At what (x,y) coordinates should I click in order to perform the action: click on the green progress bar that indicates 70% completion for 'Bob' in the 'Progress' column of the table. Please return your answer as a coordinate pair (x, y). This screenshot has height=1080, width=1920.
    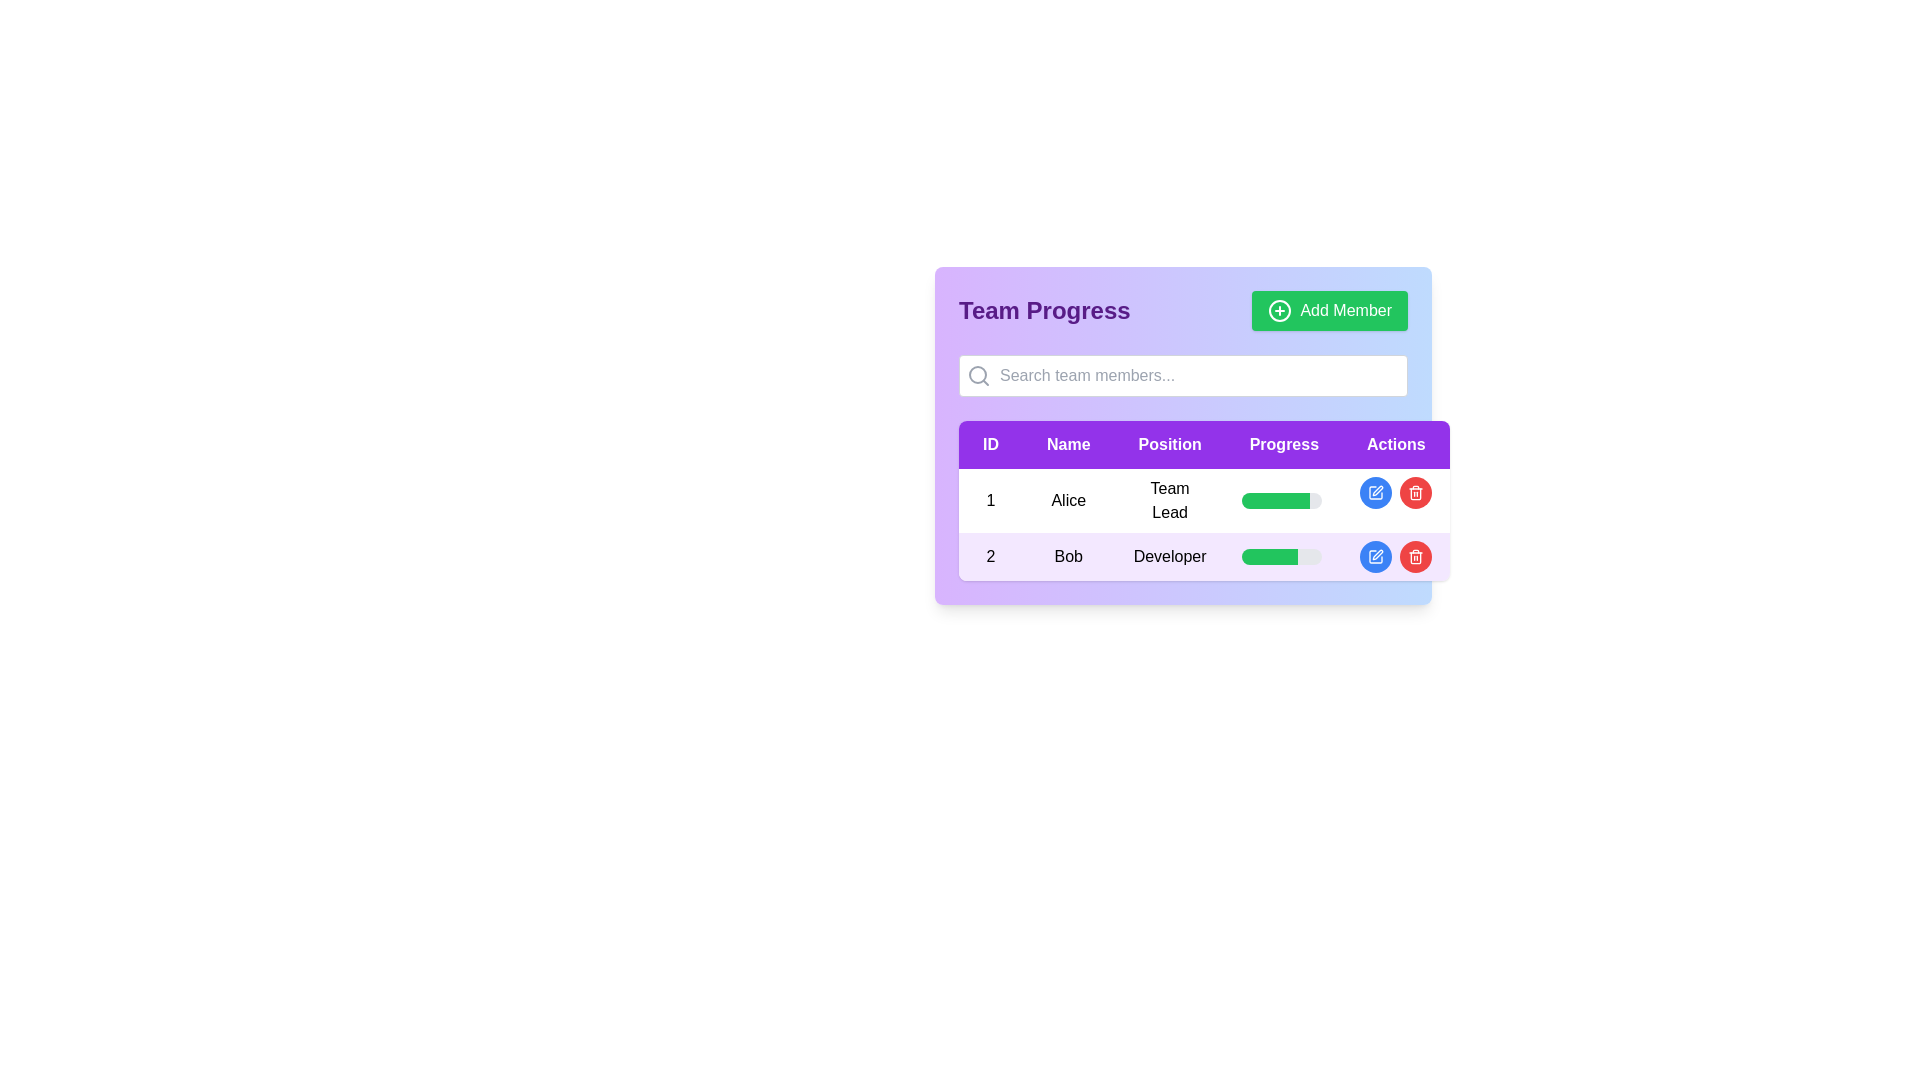
    Looking at the image, I should click on (1268, 556).